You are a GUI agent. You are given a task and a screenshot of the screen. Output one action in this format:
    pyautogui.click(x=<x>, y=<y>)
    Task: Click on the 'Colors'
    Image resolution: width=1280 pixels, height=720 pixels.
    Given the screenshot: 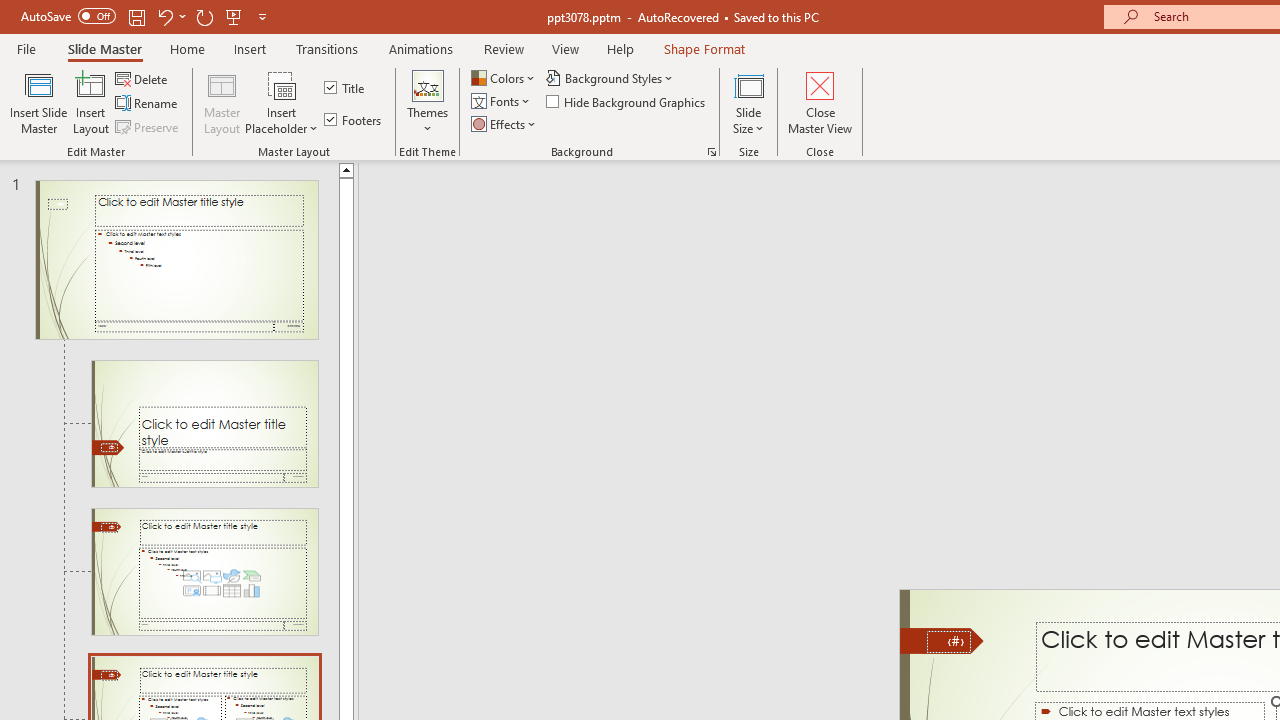 What is the action you would take?
    pyautogui.click(x=504, y=77)
    